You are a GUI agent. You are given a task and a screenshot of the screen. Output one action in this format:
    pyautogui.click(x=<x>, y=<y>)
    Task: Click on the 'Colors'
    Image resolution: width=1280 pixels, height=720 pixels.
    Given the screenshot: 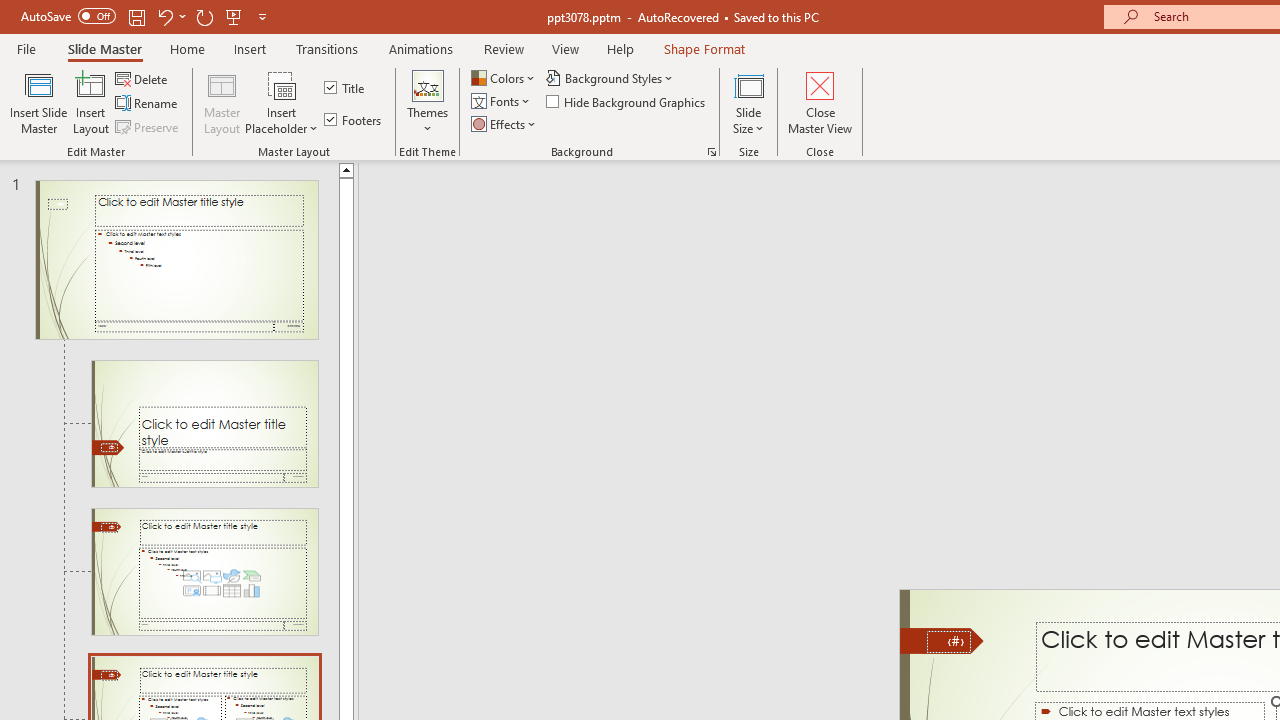 What is the action you would take?
    pyautogui.click(x=504, y=77)
    